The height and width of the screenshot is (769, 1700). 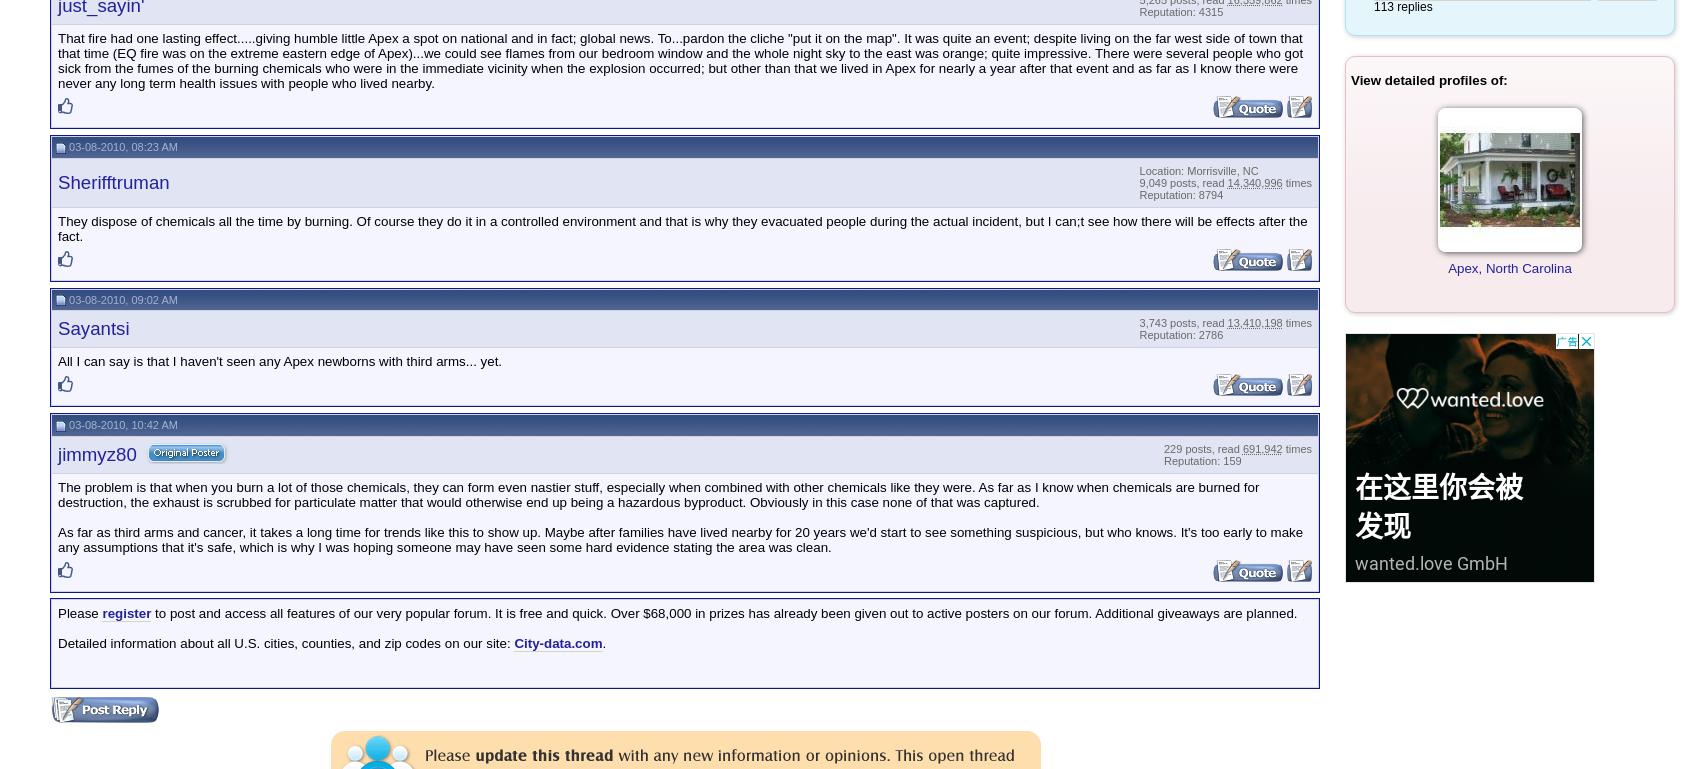 What do you see at coordinates (1197, 170) in the screenshot?
I see `'Location: Morrisville, NC'` at bounding box center [1197, 170].